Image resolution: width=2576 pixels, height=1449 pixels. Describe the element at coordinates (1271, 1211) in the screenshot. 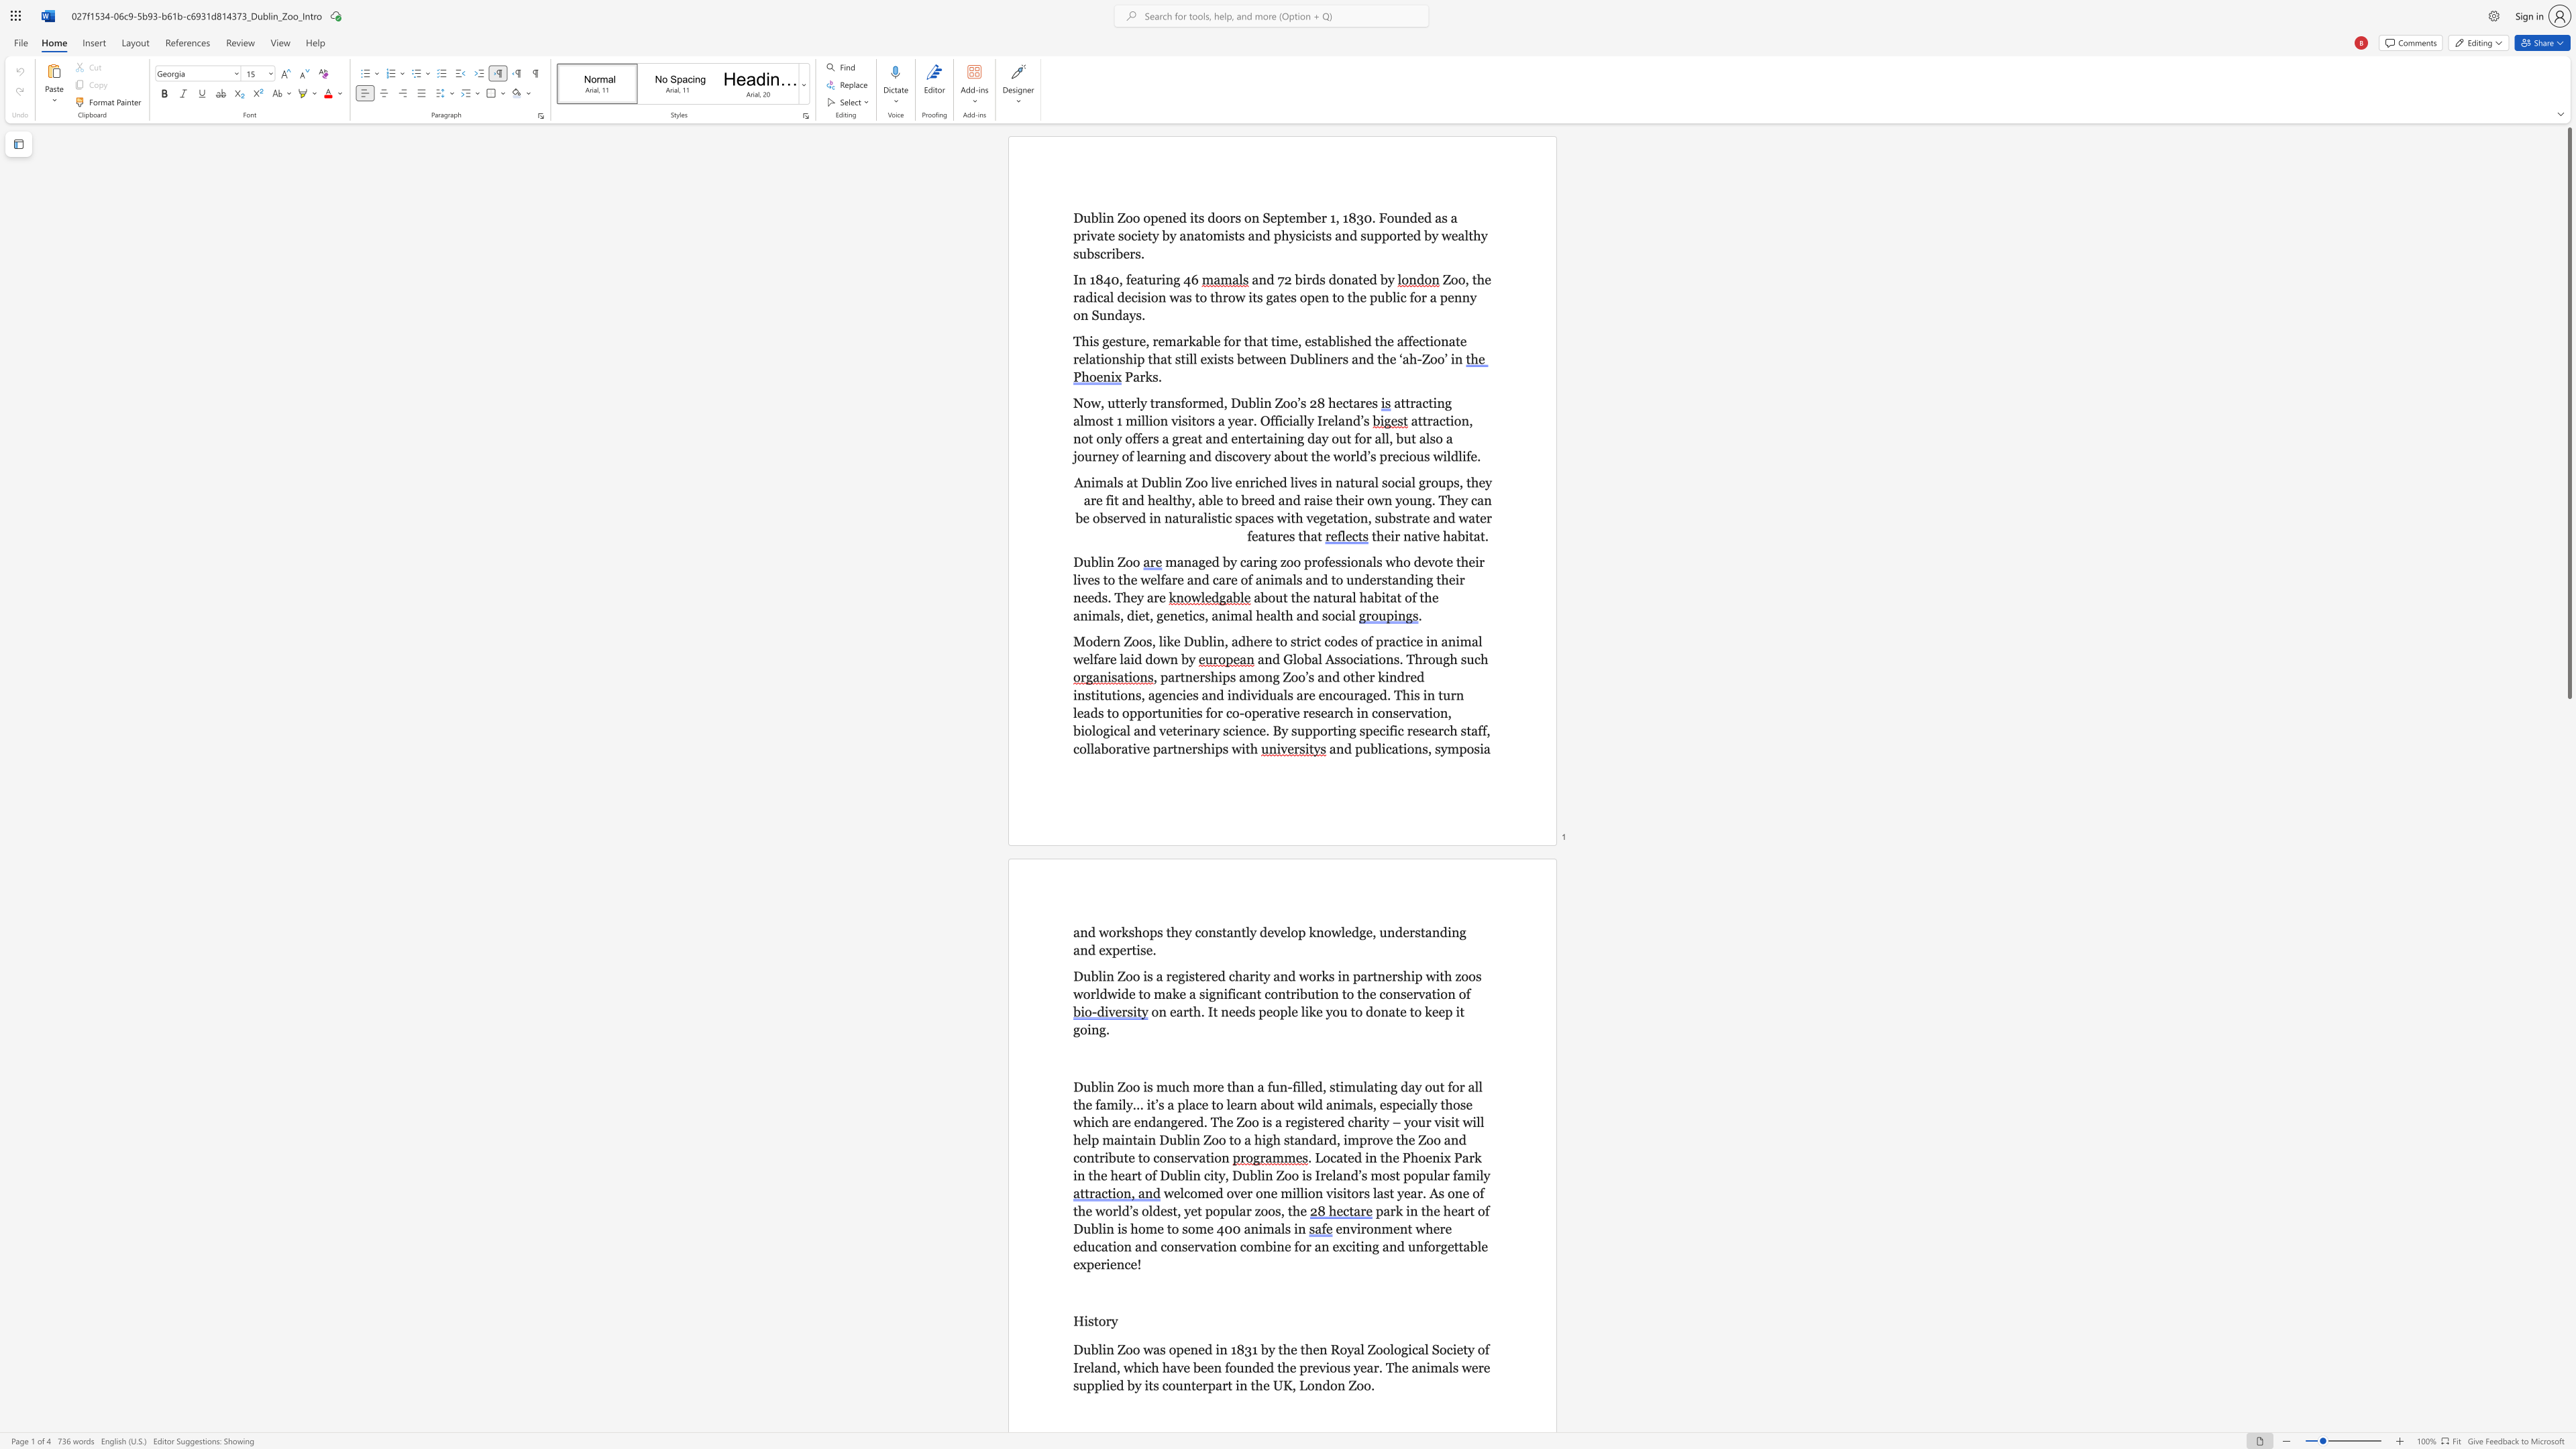

I see `the 3th character "o" in the text` at that location.